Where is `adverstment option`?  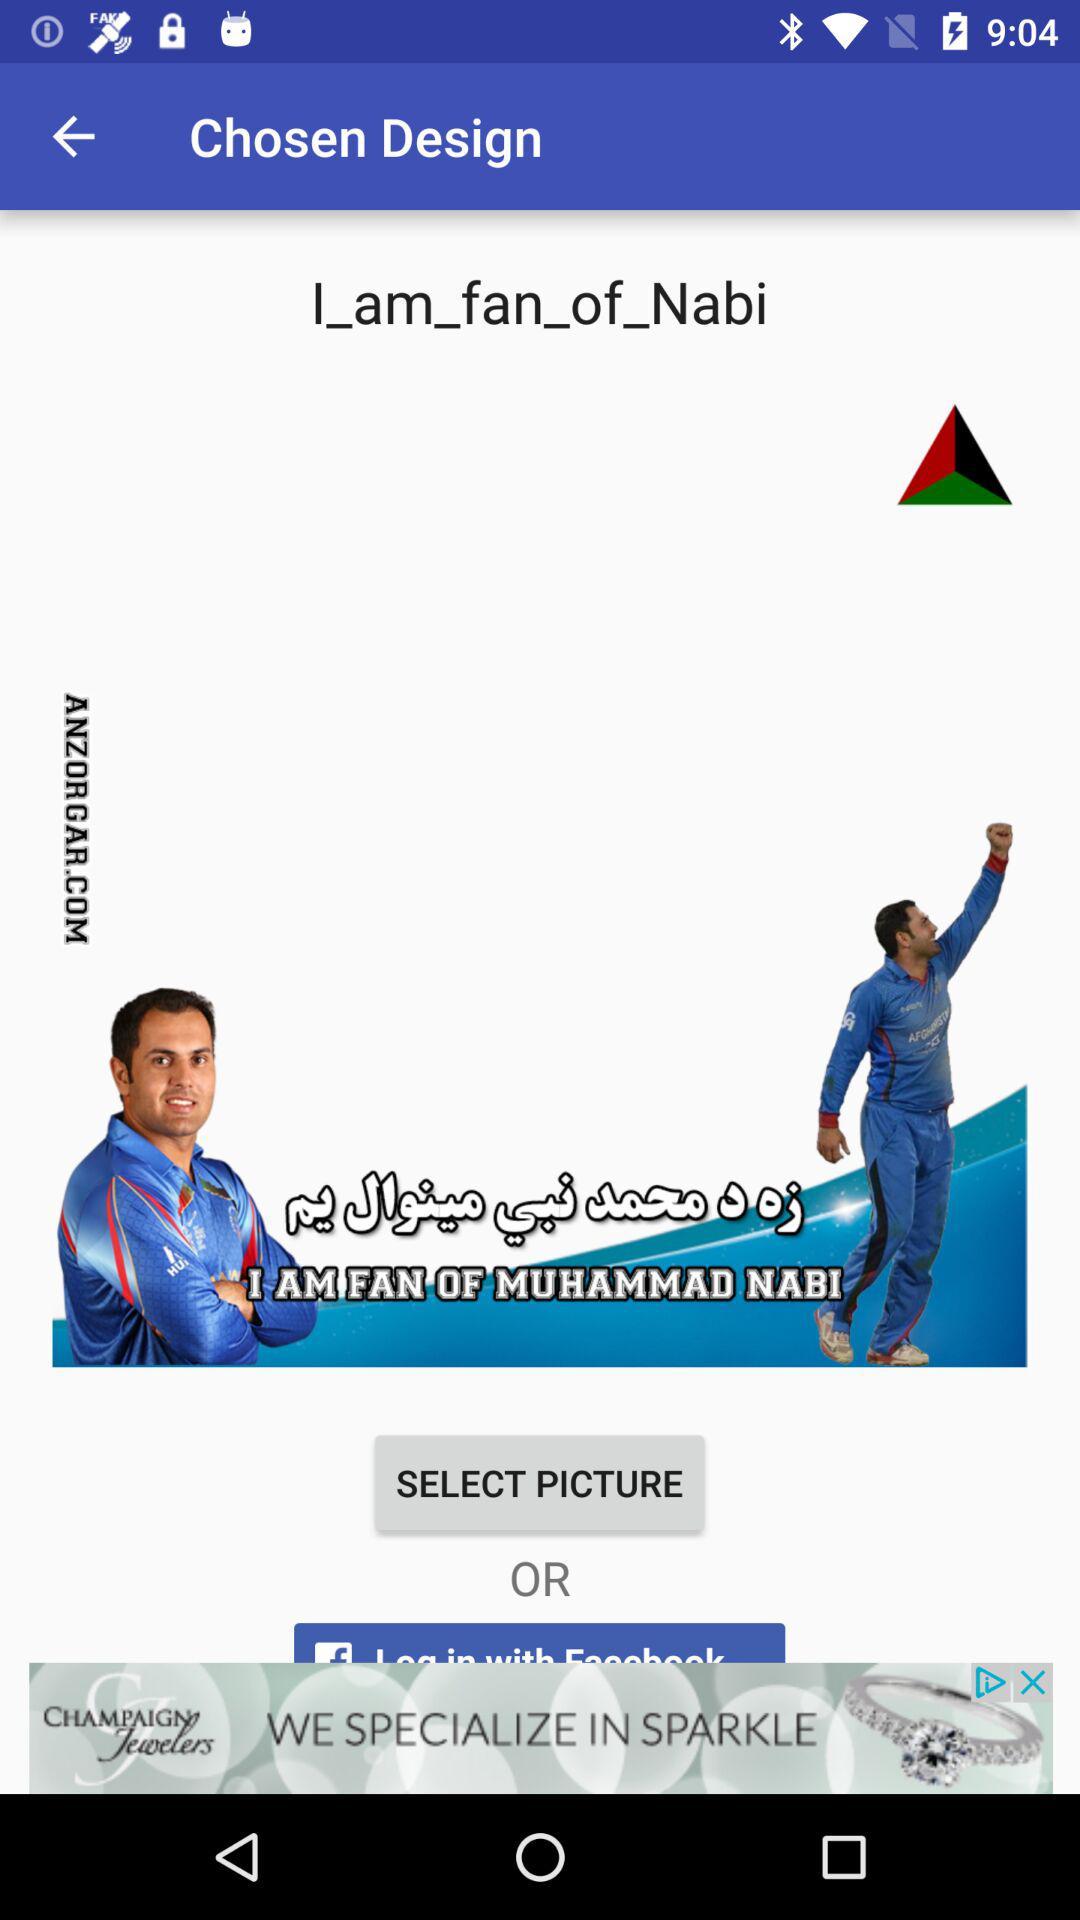
adverstment option is located at coordinates (540, 1727).